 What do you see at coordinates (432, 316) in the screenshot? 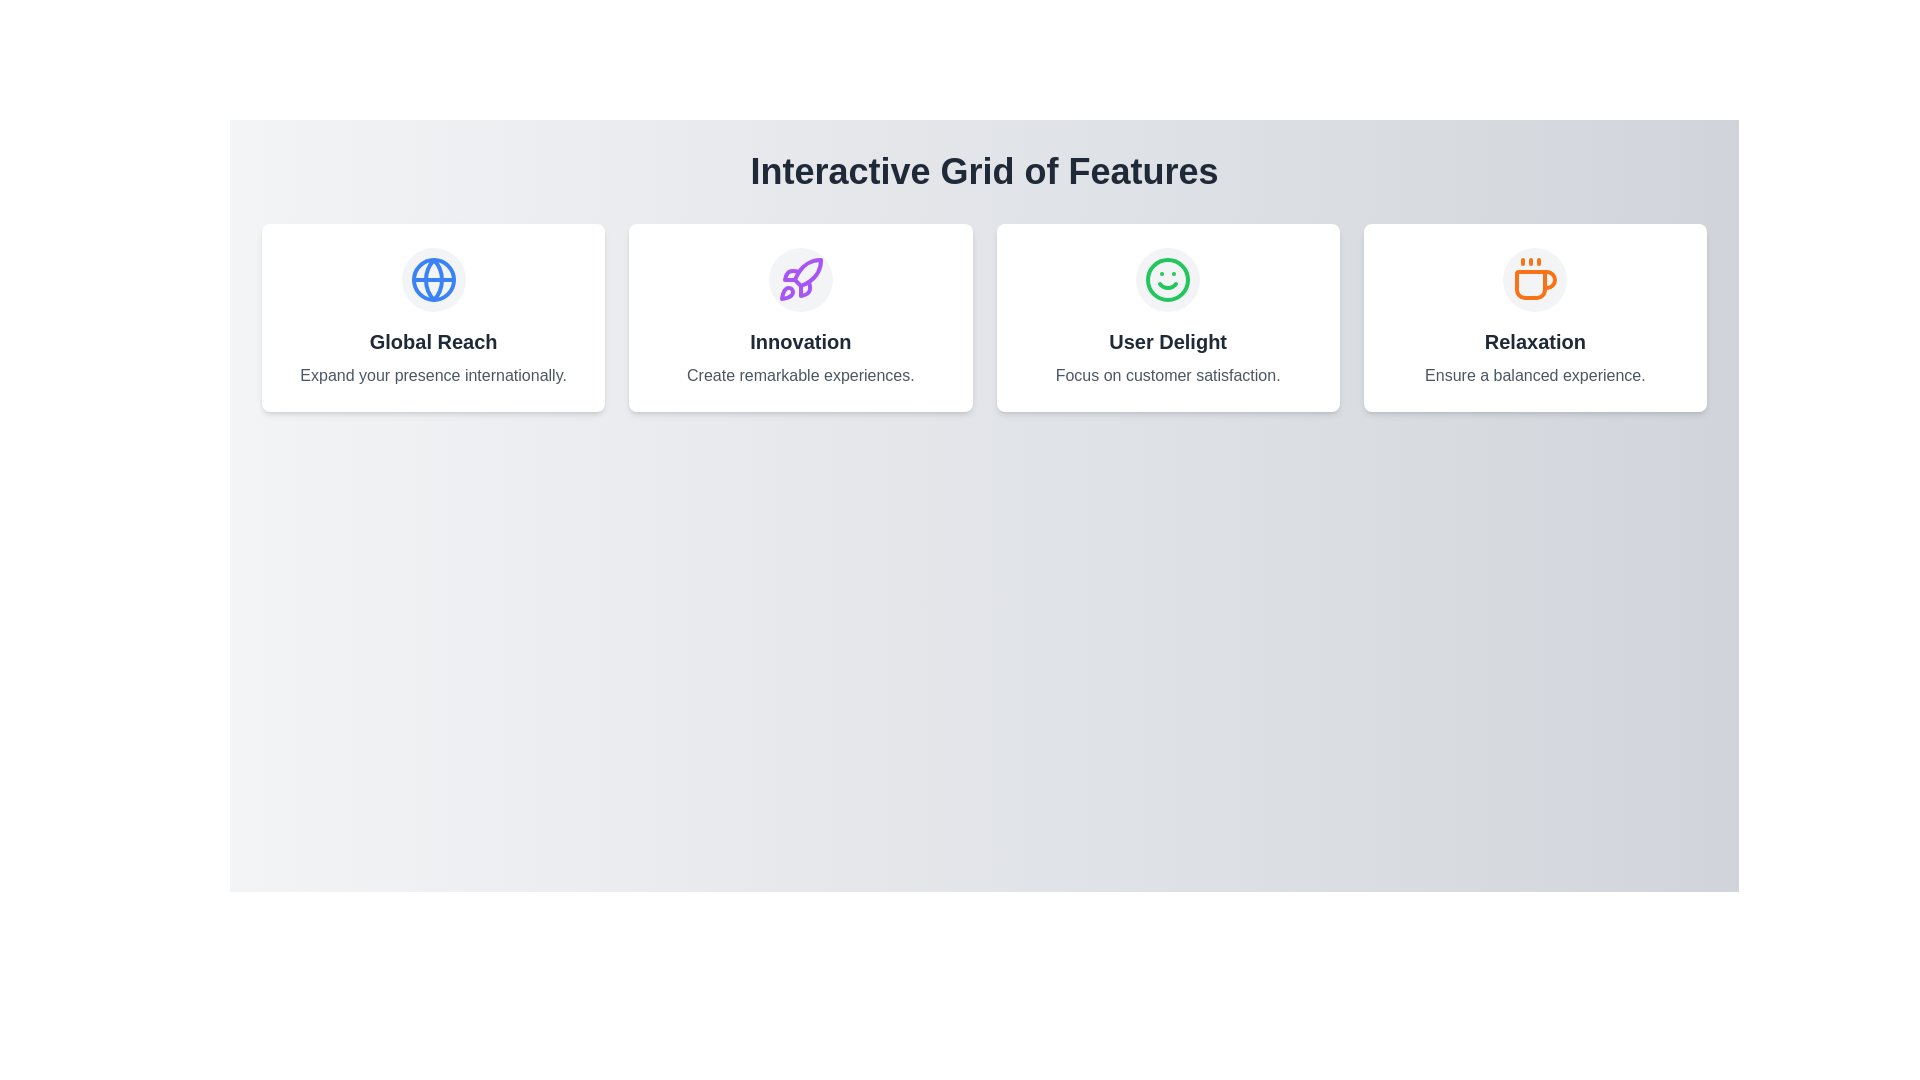
I see `the Information card titled 'Global Reach' which is the first card in the grid layout, located in the top-left corner` at bounding box center [432, 316].